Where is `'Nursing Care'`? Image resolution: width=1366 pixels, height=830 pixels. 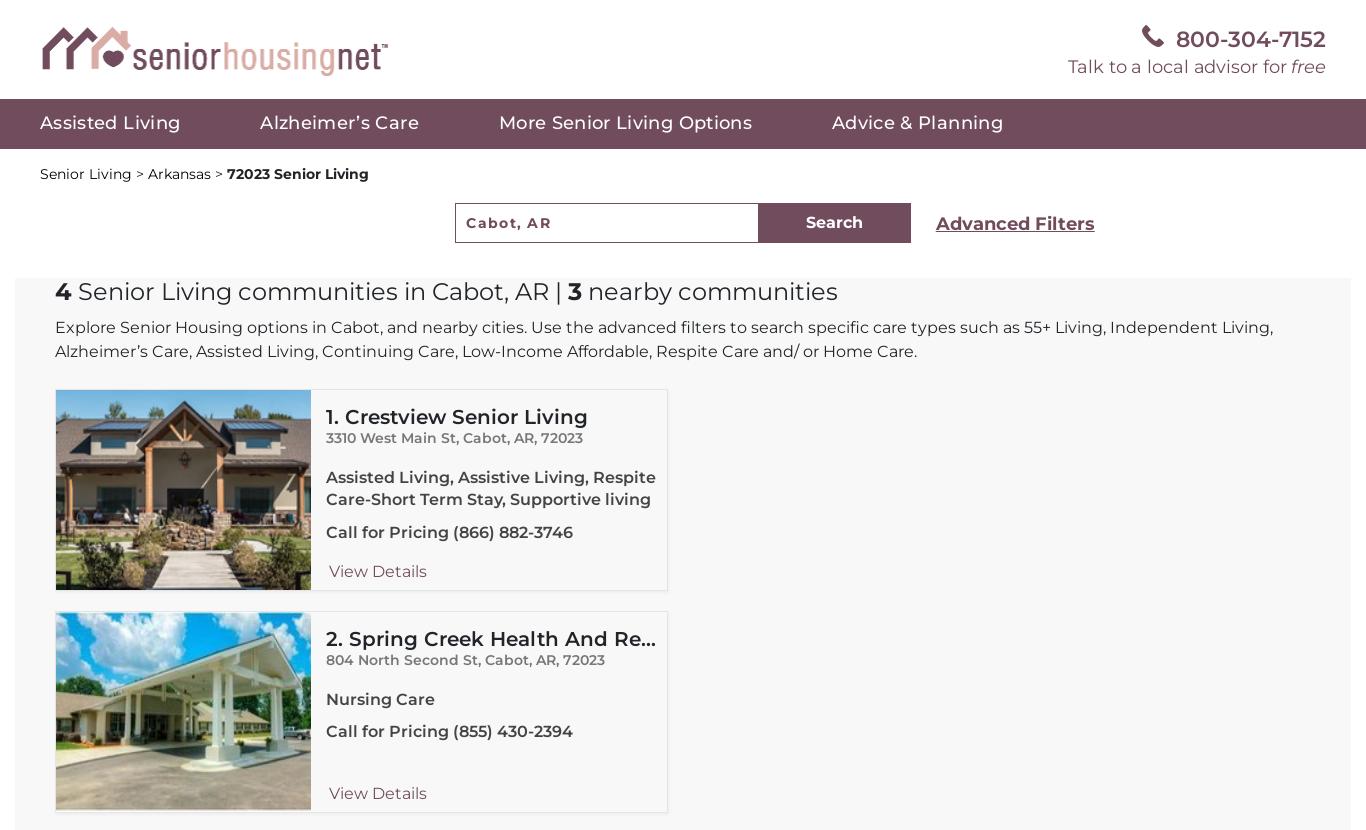
'Nursing Care' is located at coordinates (324, 699).